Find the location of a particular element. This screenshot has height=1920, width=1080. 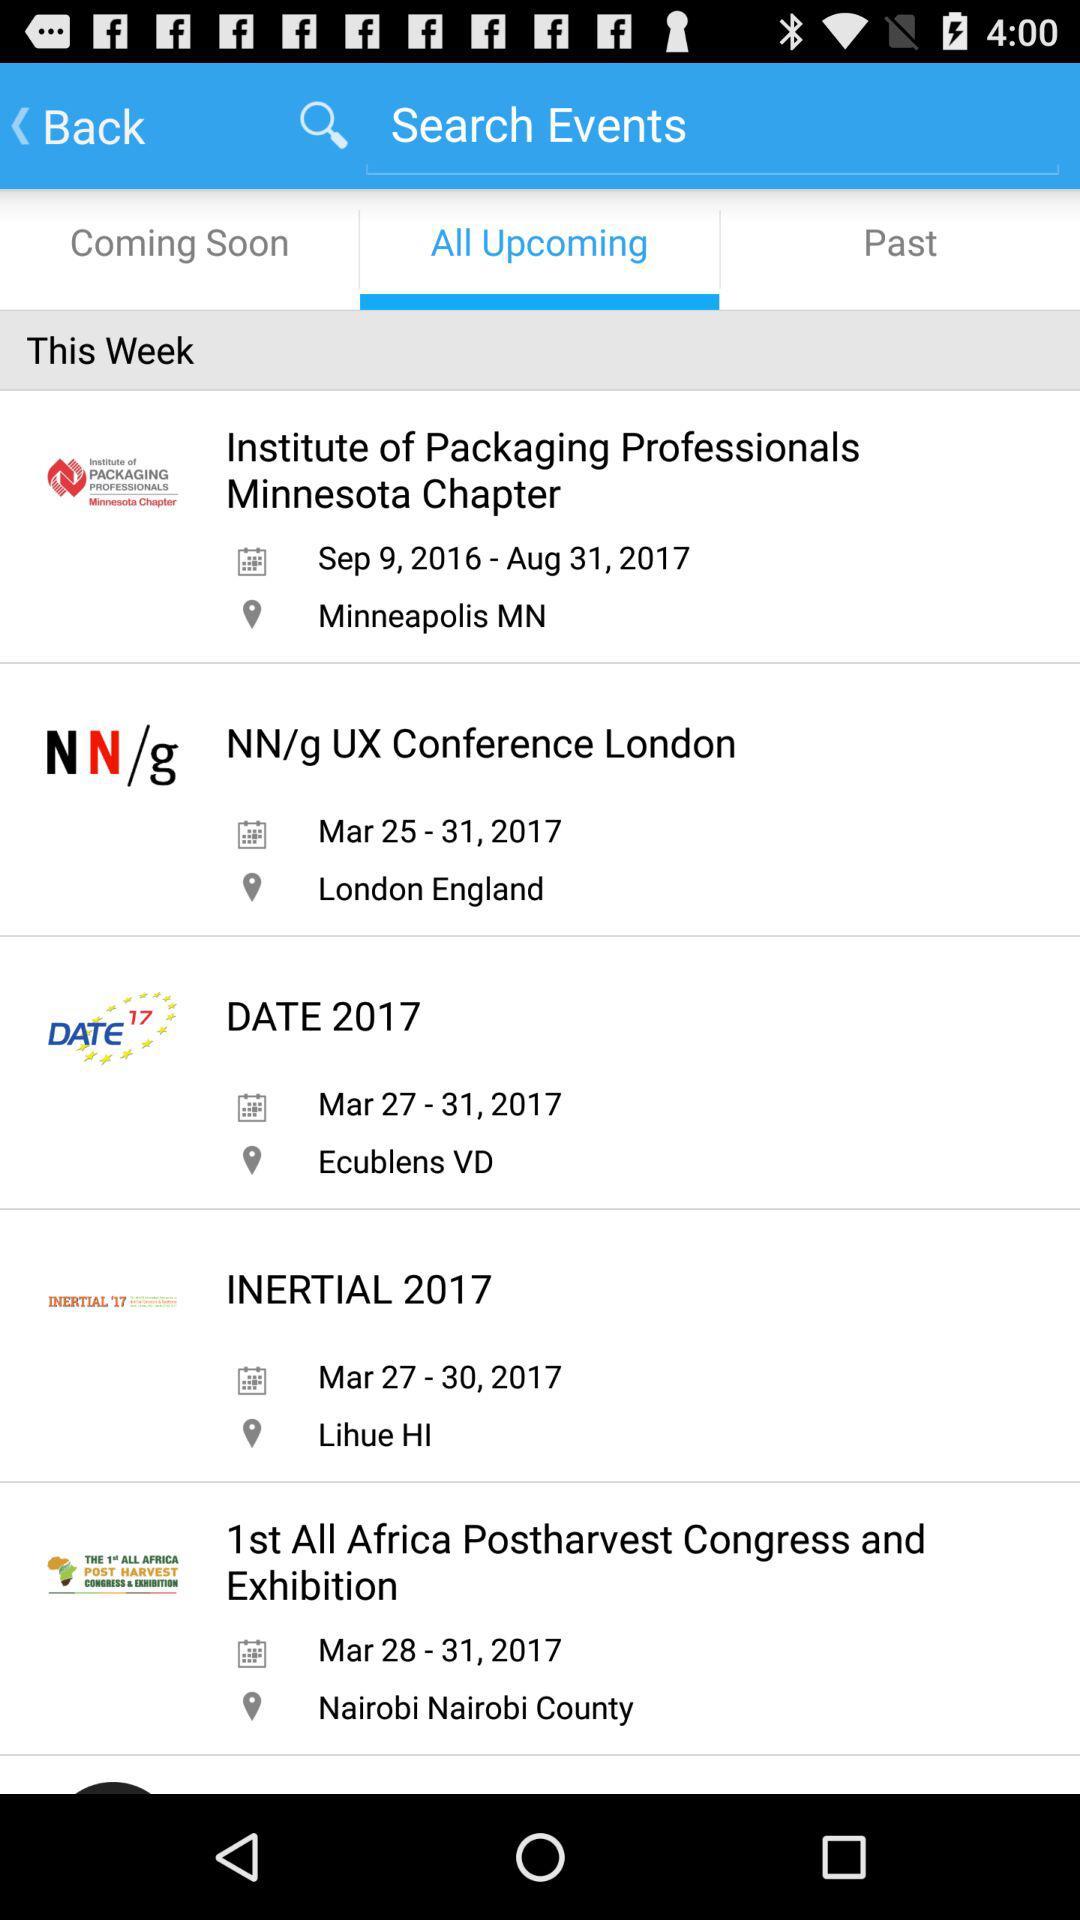

item above the nn g ux icon is located at coordinates (431, 613).